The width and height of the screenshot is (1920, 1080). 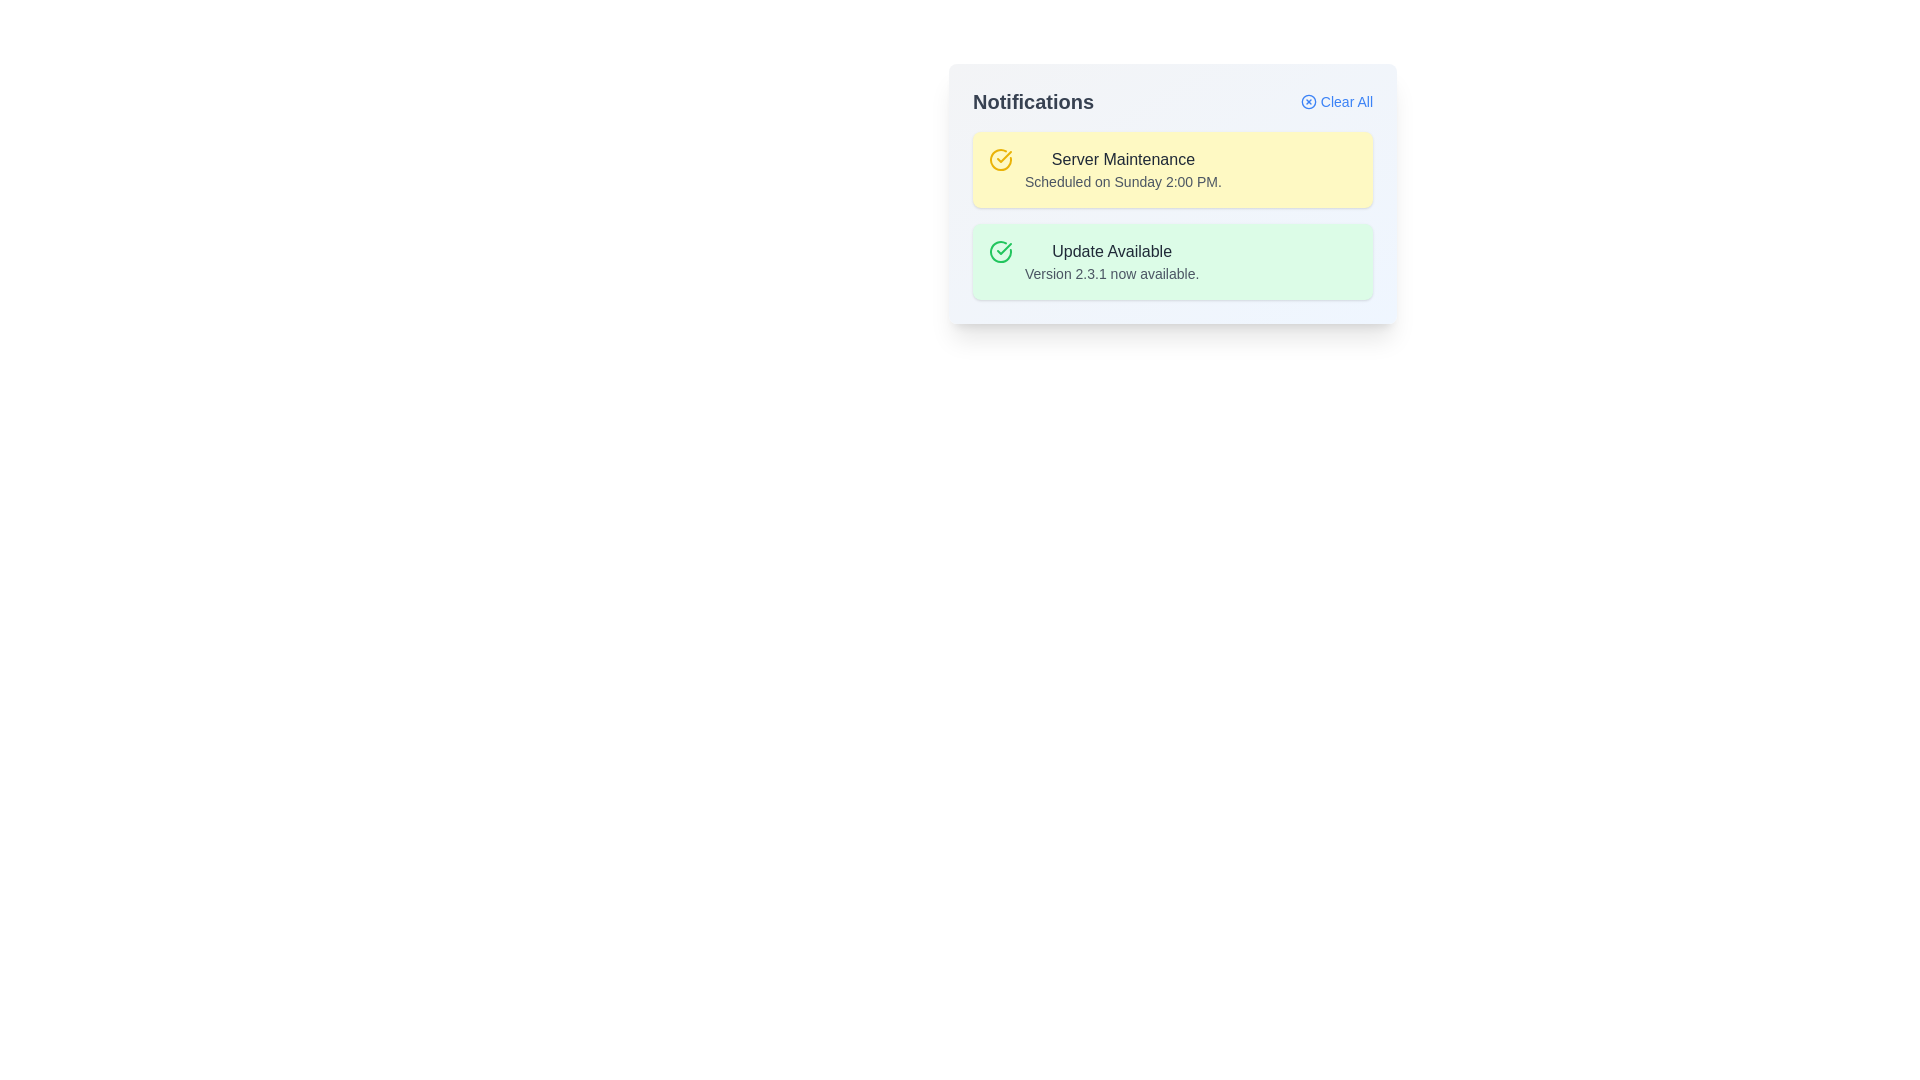 What do you see at coordinates (1123, 158) in the screenshot?
I see `contents of the text label displaying 'Server Maintenance' located in the upper-left area of the yellow notification box` at bounding box center [1123, 158].